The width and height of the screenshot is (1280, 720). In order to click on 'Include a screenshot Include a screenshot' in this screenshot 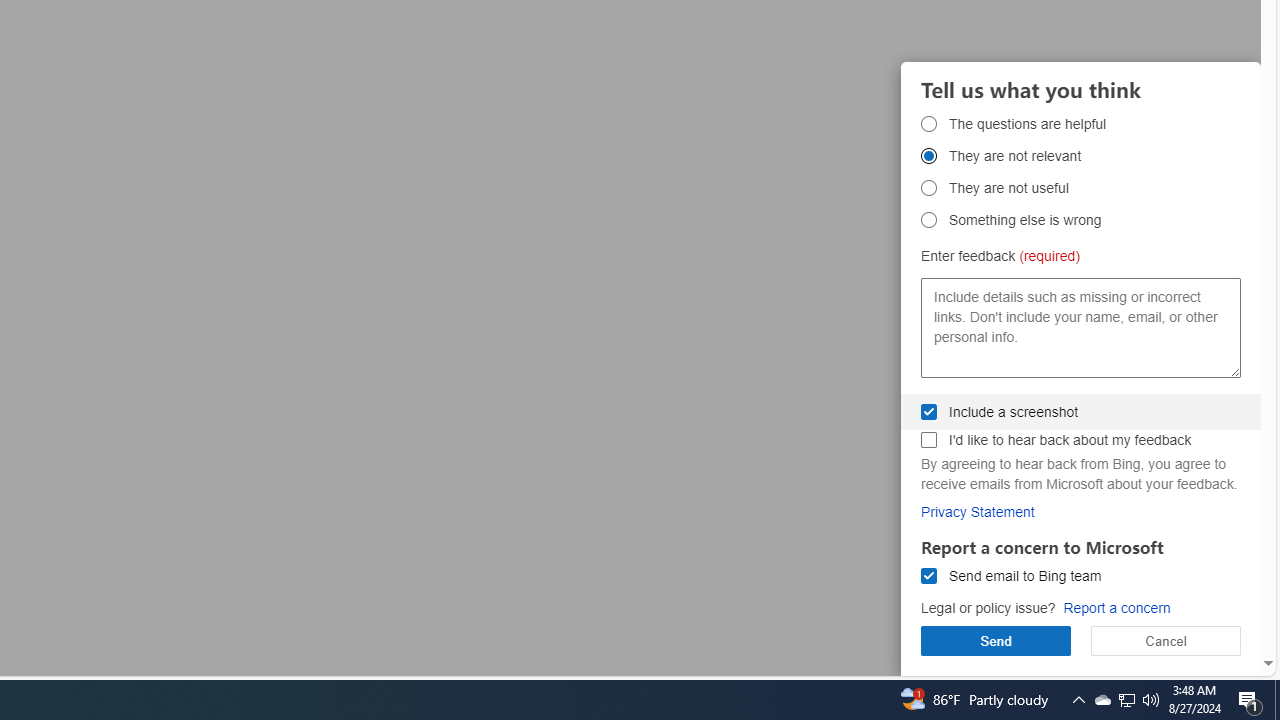, I will do `click(928, 410)`.